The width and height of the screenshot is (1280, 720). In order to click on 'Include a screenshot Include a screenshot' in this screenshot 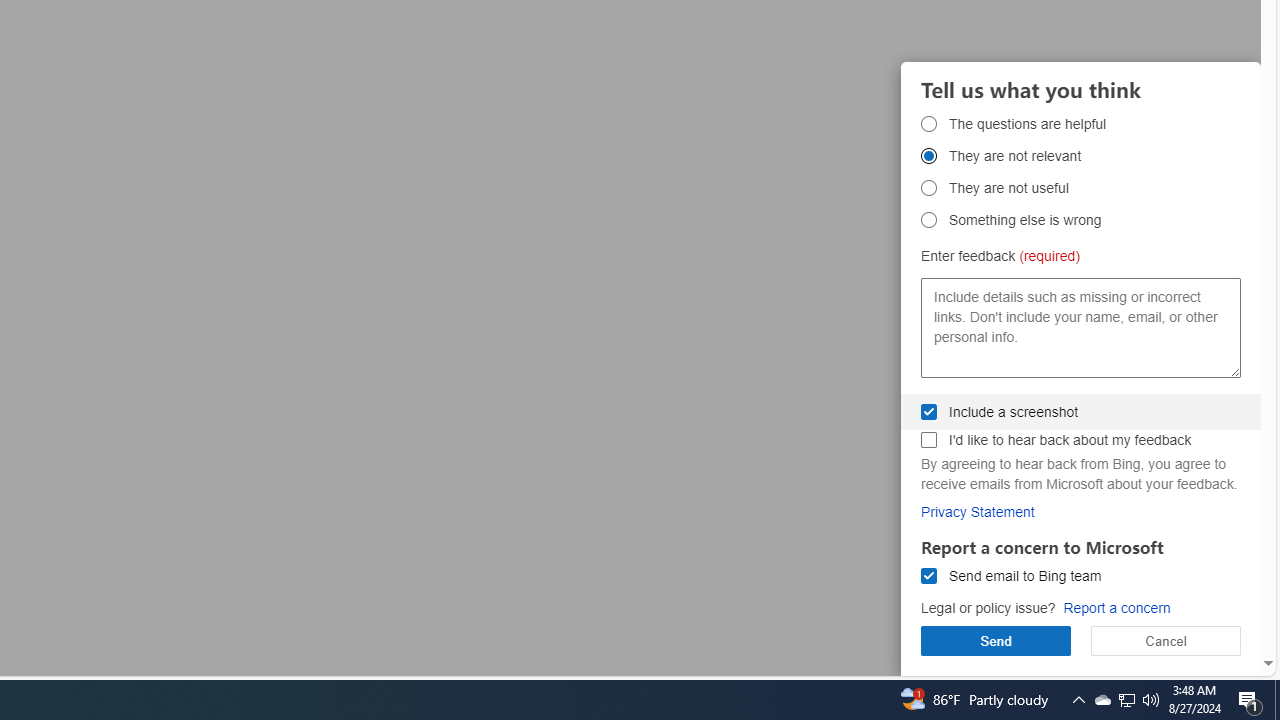, I will do `click(928, 410)`.